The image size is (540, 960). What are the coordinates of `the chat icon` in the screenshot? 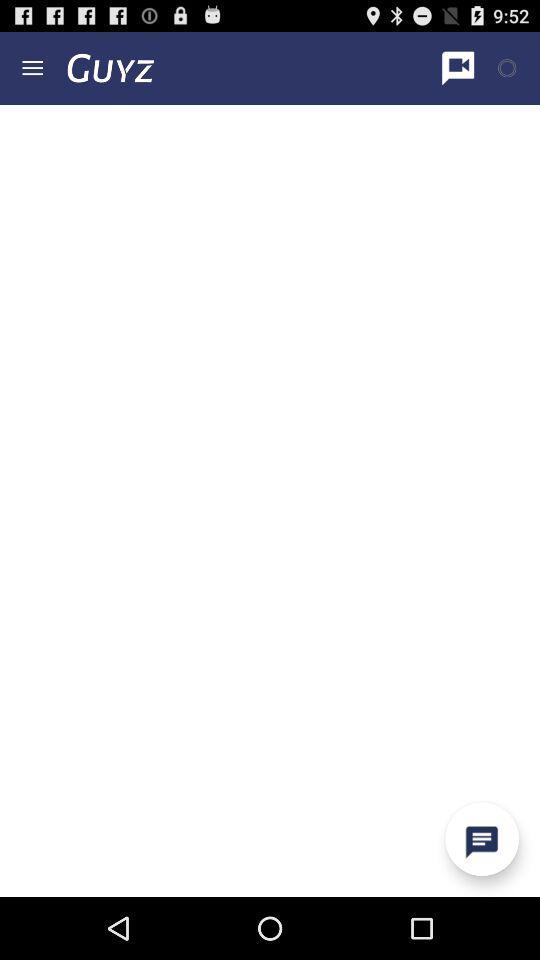 It's located at (481, 897).